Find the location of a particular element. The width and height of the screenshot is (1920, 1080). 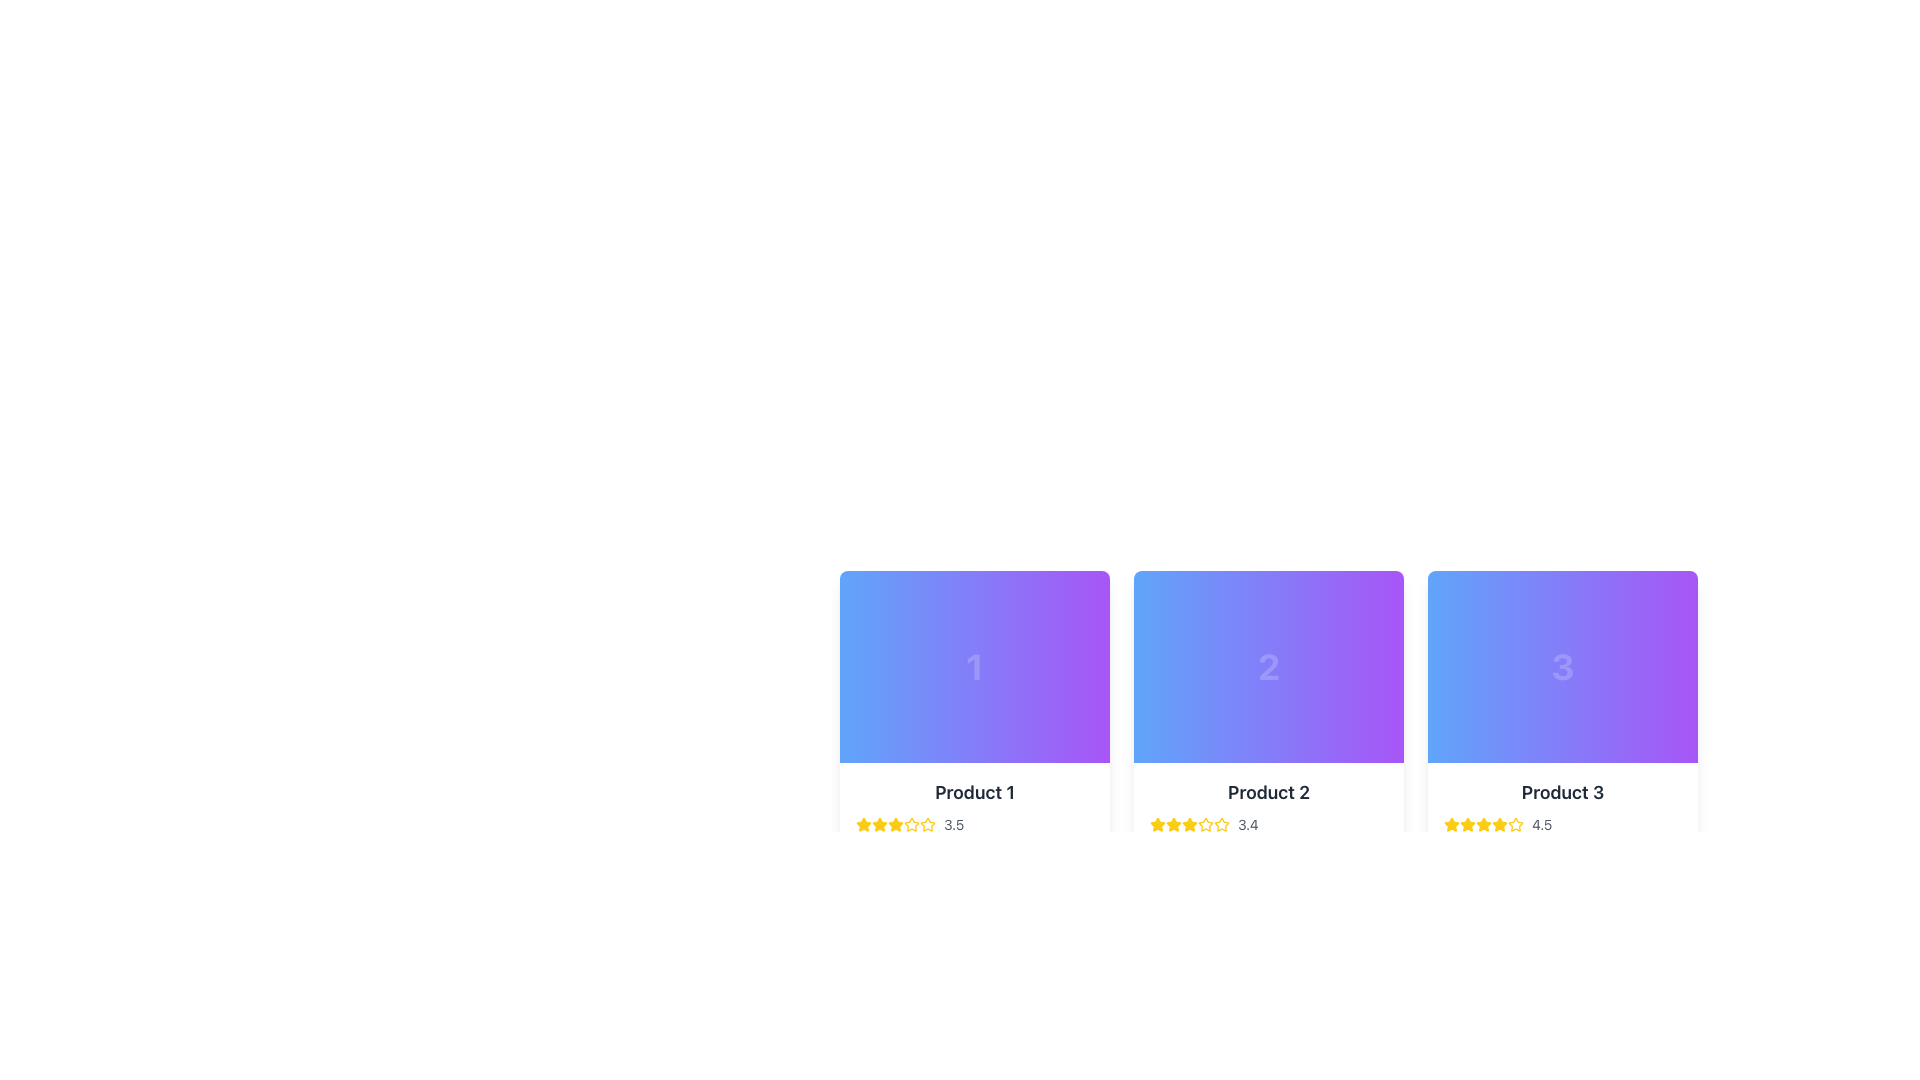

the product title text label located in the middle of a row of three product cards, positioned directly beneath the gradient rectangle and above the star rating system to interact with the product is located at coordinates (1267, 792).